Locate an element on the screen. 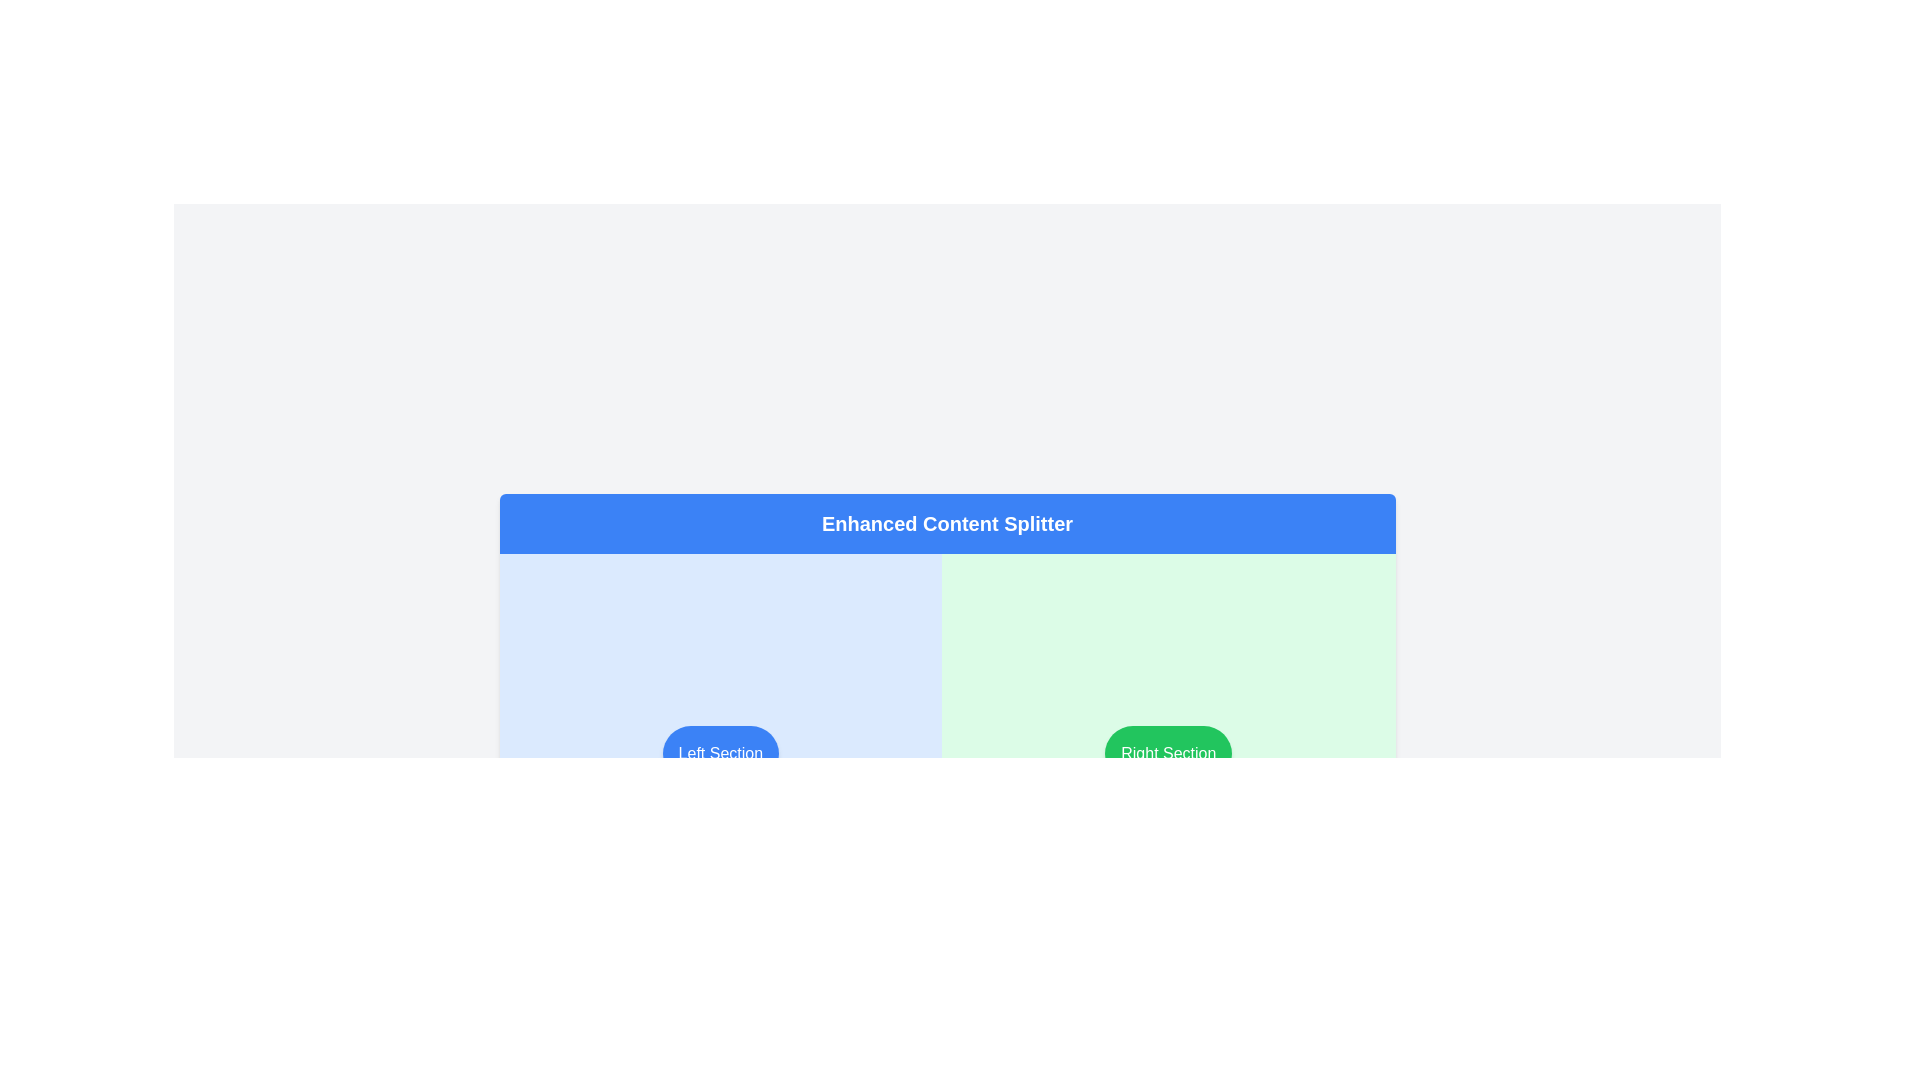 The width and height of the screenshot is (1920, 1080). the button located in the 'Left Section' with a light-blue background is located at coordinates (720, 753).